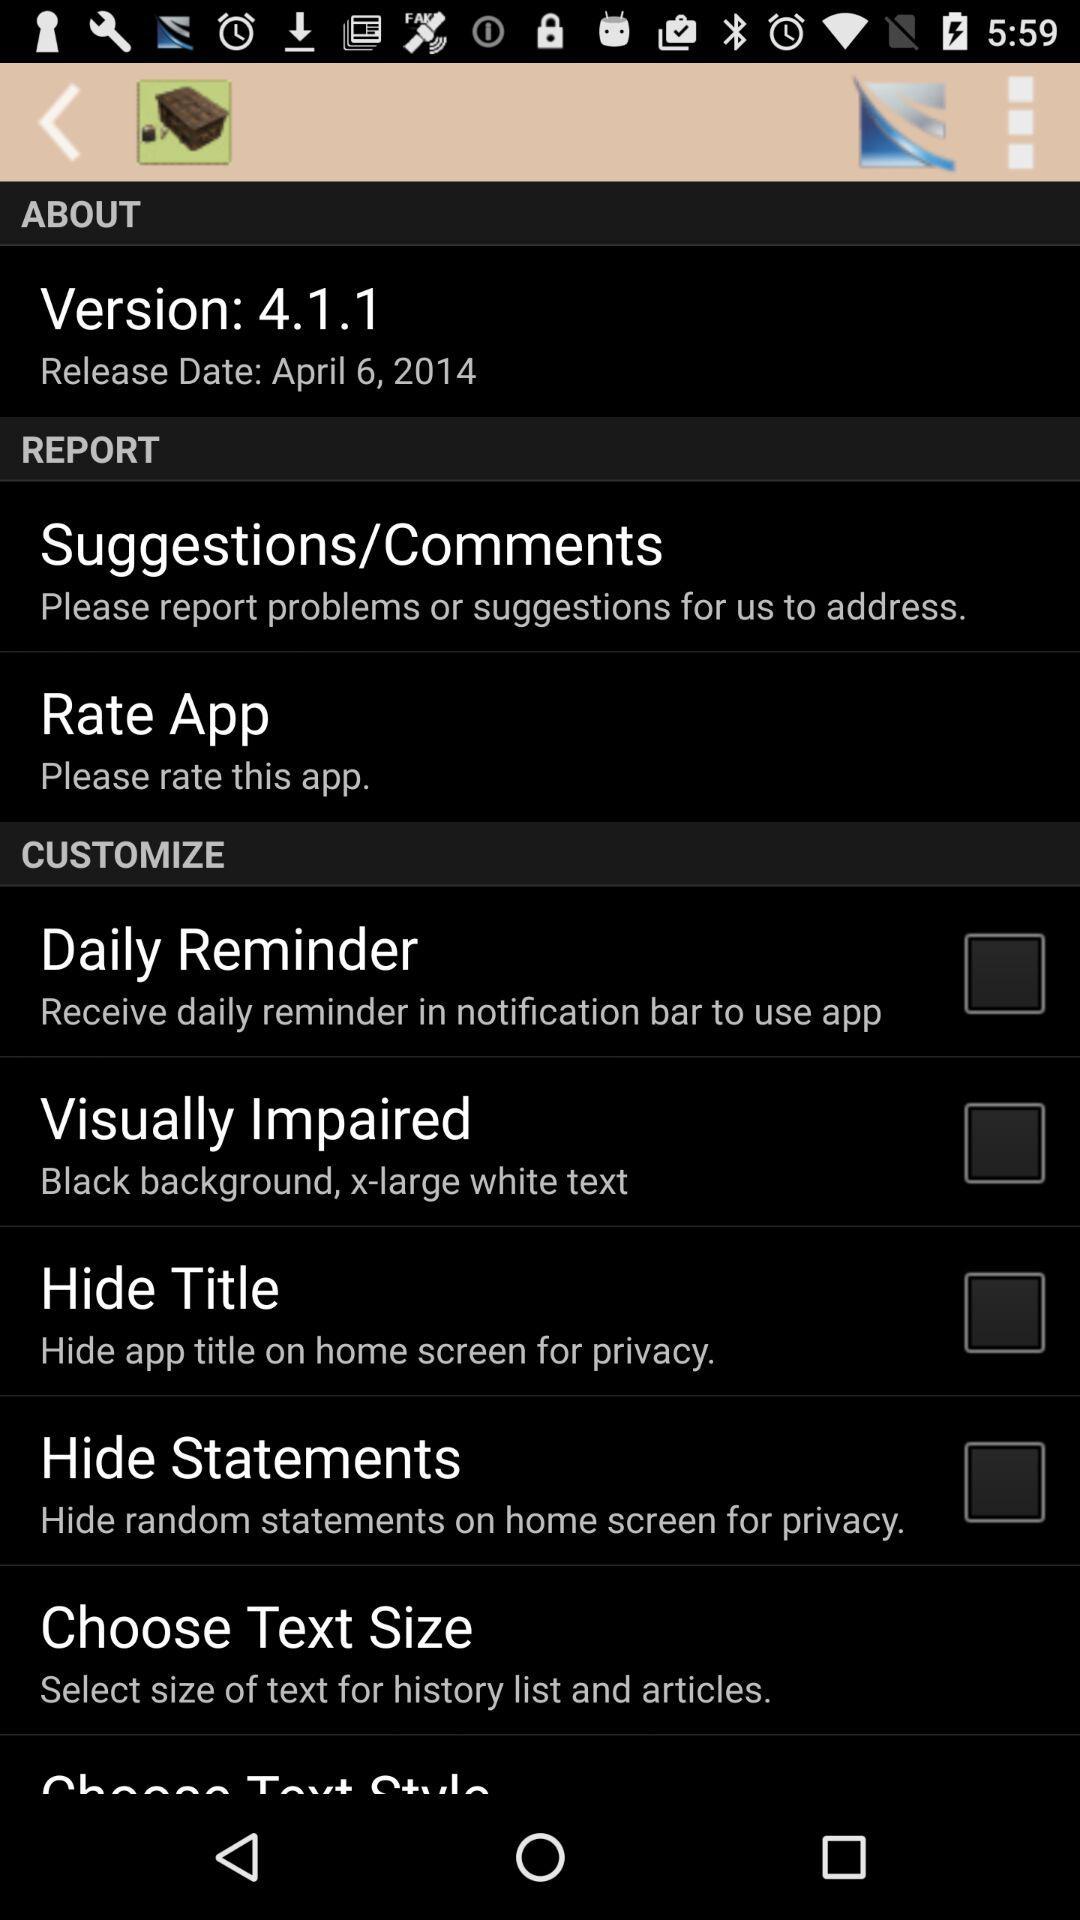 The image size is (1080, 1920). What do you see at coordinates (540, 854) in the screenshot?
I see `the customize item` at bounding box center [540, 854].